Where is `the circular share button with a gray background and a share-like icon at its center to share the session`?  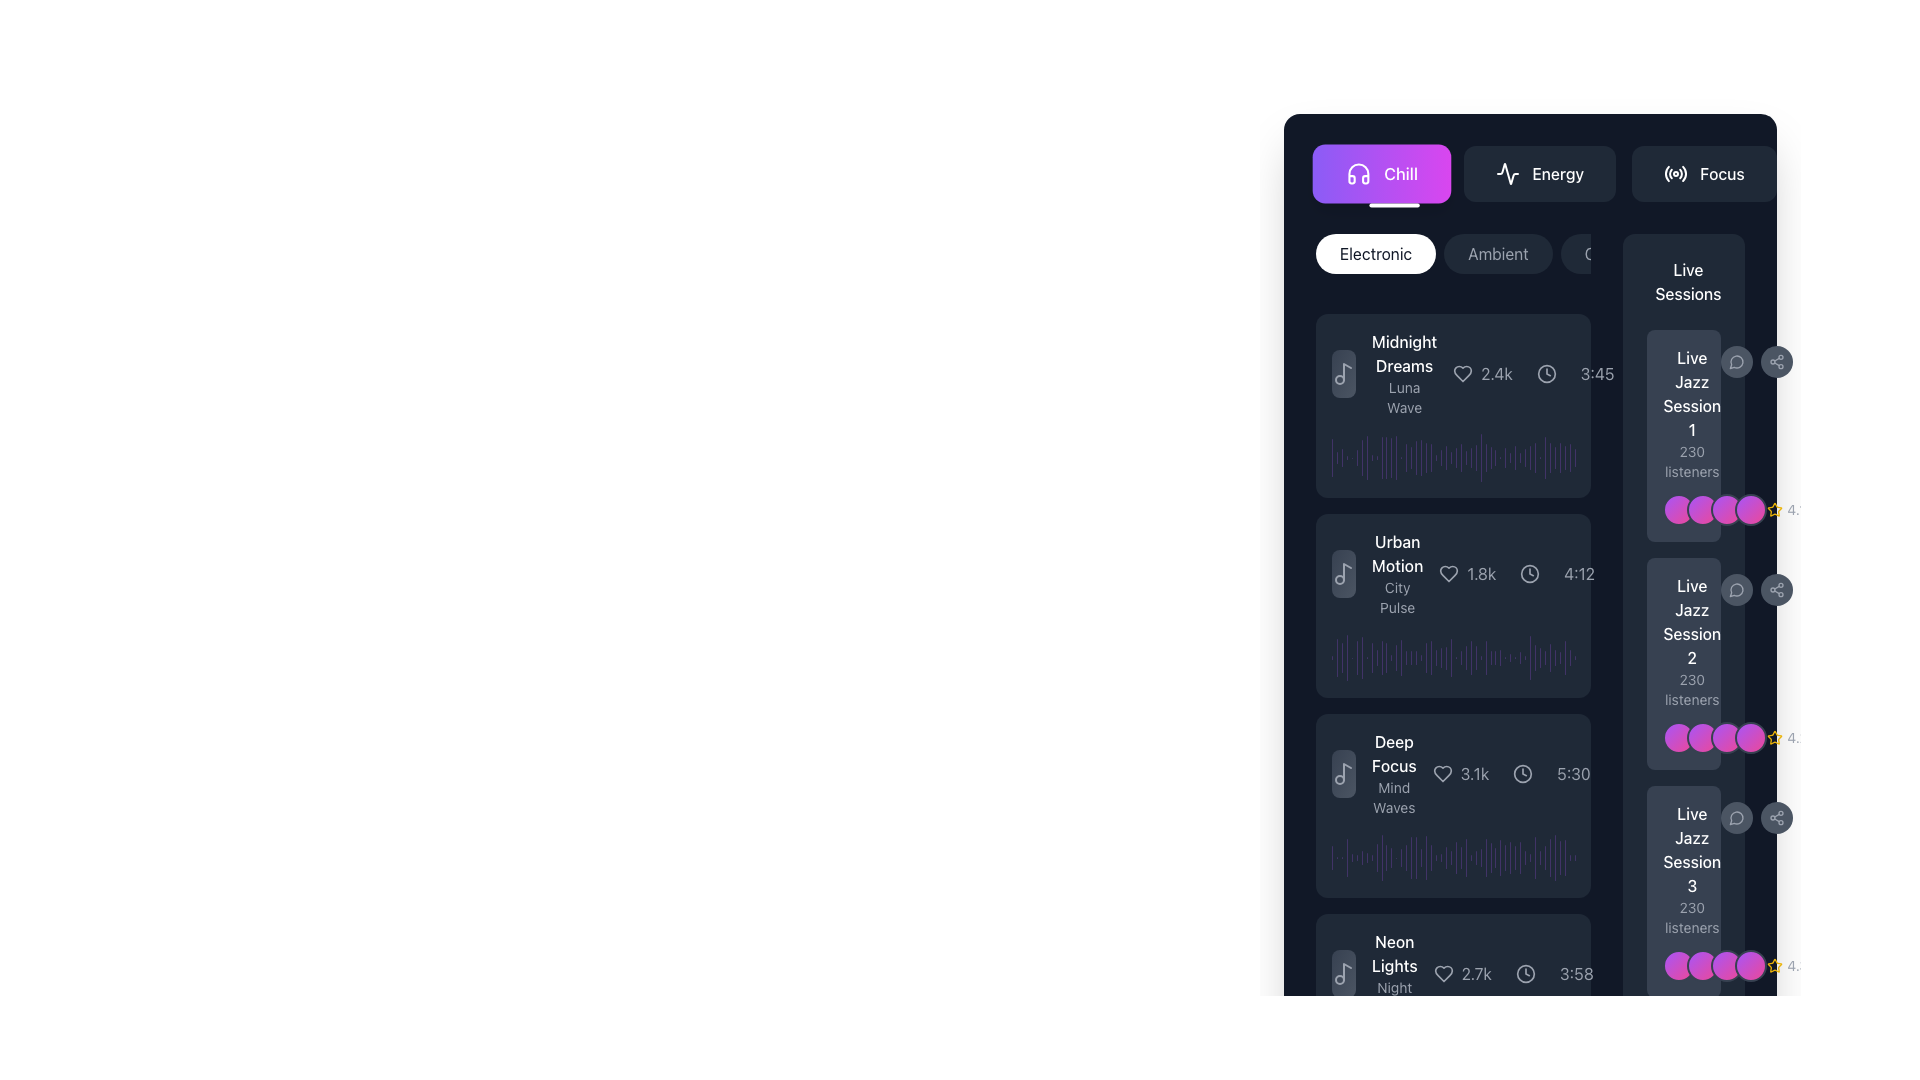 the circular share button with a gray background and a share-like icon at its center to share the session is located at coordinates (1777, 362).